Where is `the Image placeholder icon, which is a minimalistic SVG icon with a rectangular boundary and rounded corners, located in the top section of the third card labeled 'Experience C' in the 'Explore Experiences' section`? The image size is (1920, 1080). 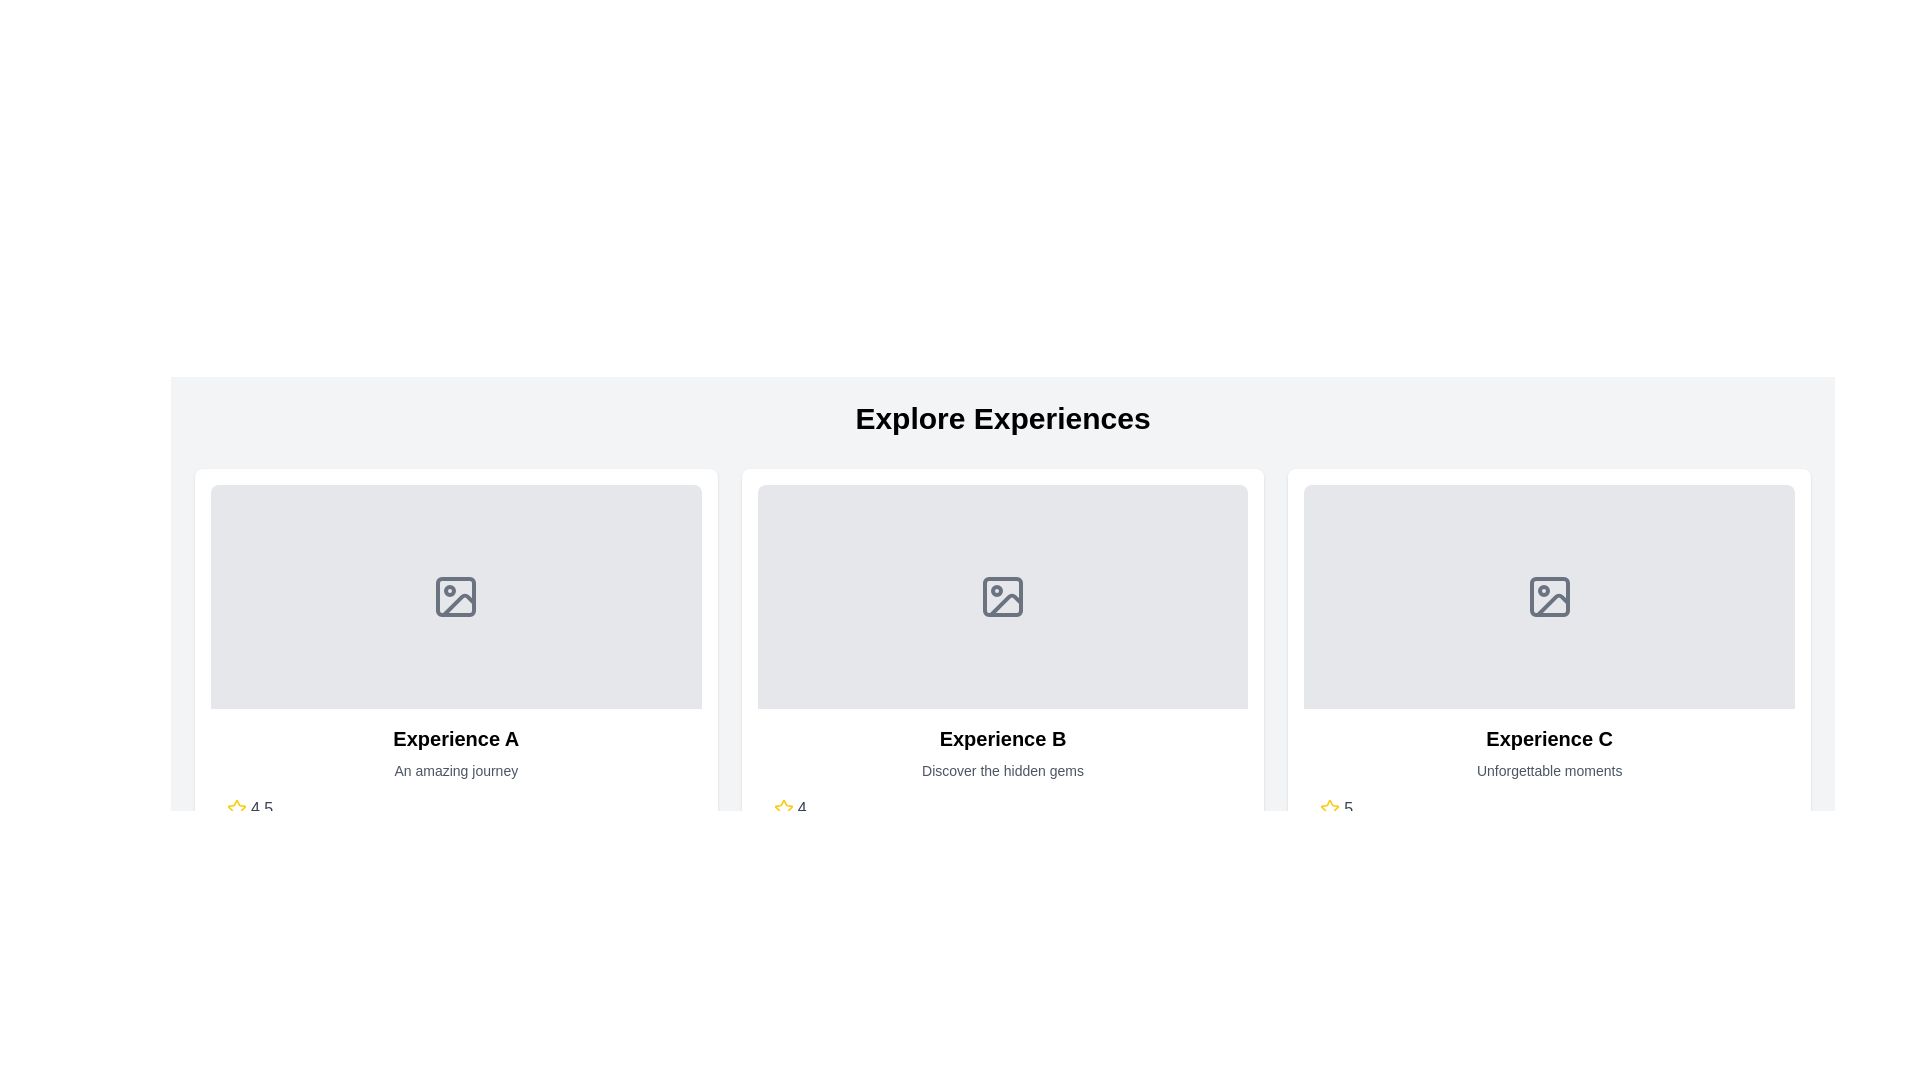 the Image placeholder icon, which is a minimalistic SVG icon with a rectangular boundary and rounded corners, located in the top section of the third card labeled 'Experience C' in the 'Explore Experiences' section is located at coordinates (1548, 596).